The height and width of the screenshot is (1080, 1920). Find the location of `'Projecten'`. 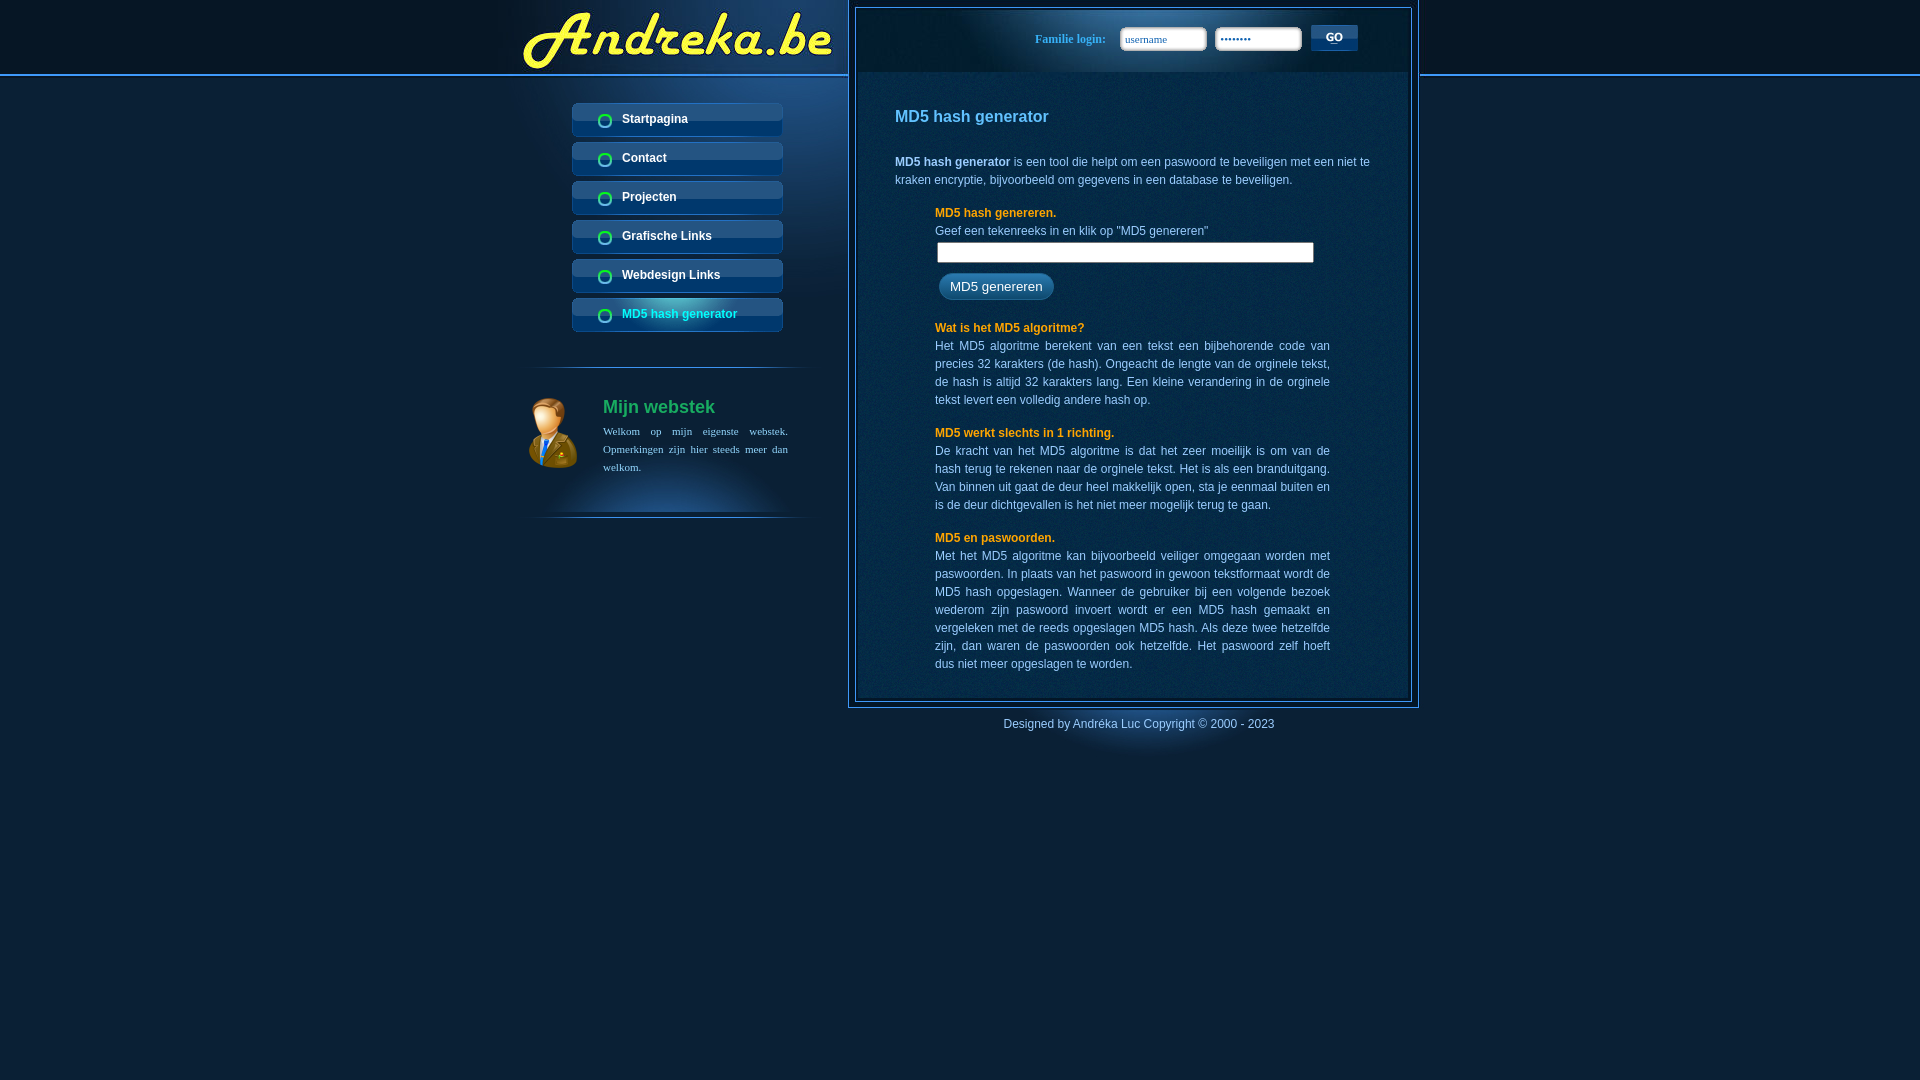

'Projecten' is located at coordinates (570, 197).